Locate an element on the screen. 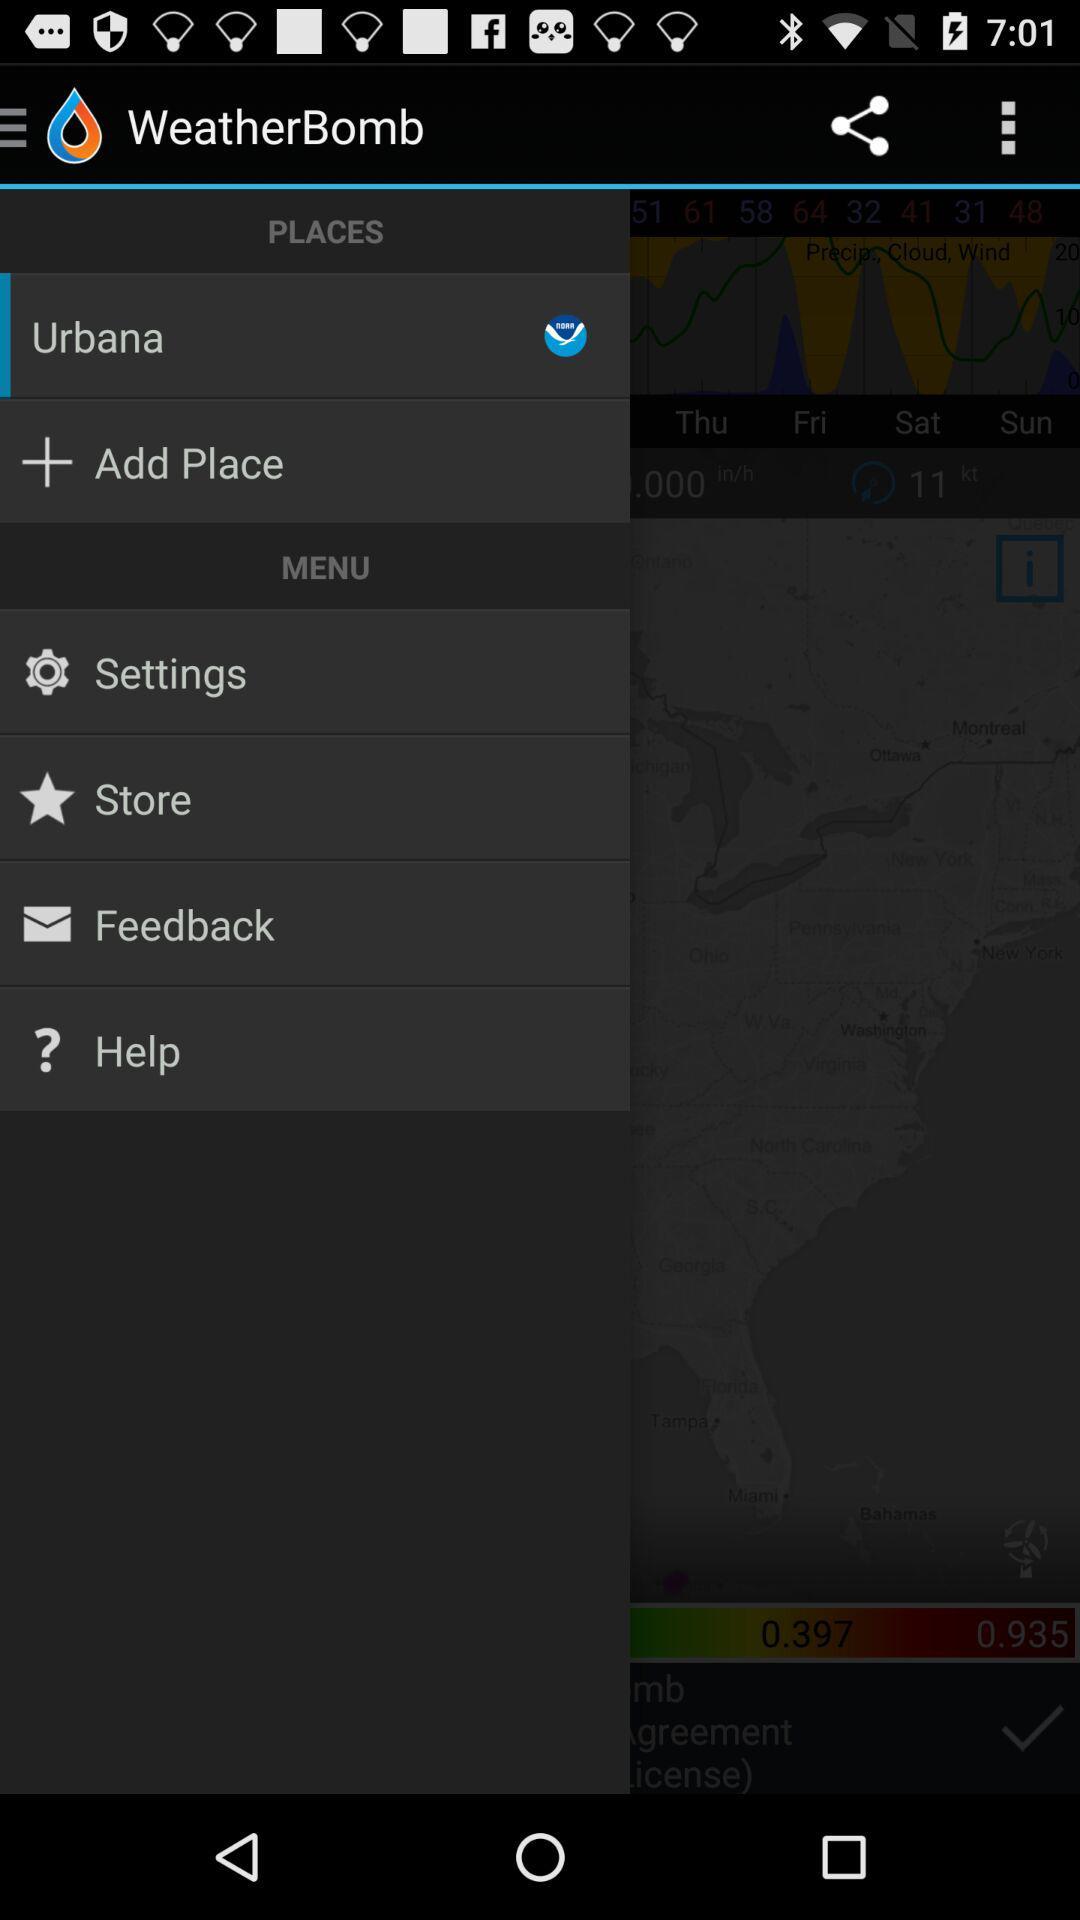 The width and height of the screenshot is (1080, 1920). the info icon is located at coordinates (1029, 607).